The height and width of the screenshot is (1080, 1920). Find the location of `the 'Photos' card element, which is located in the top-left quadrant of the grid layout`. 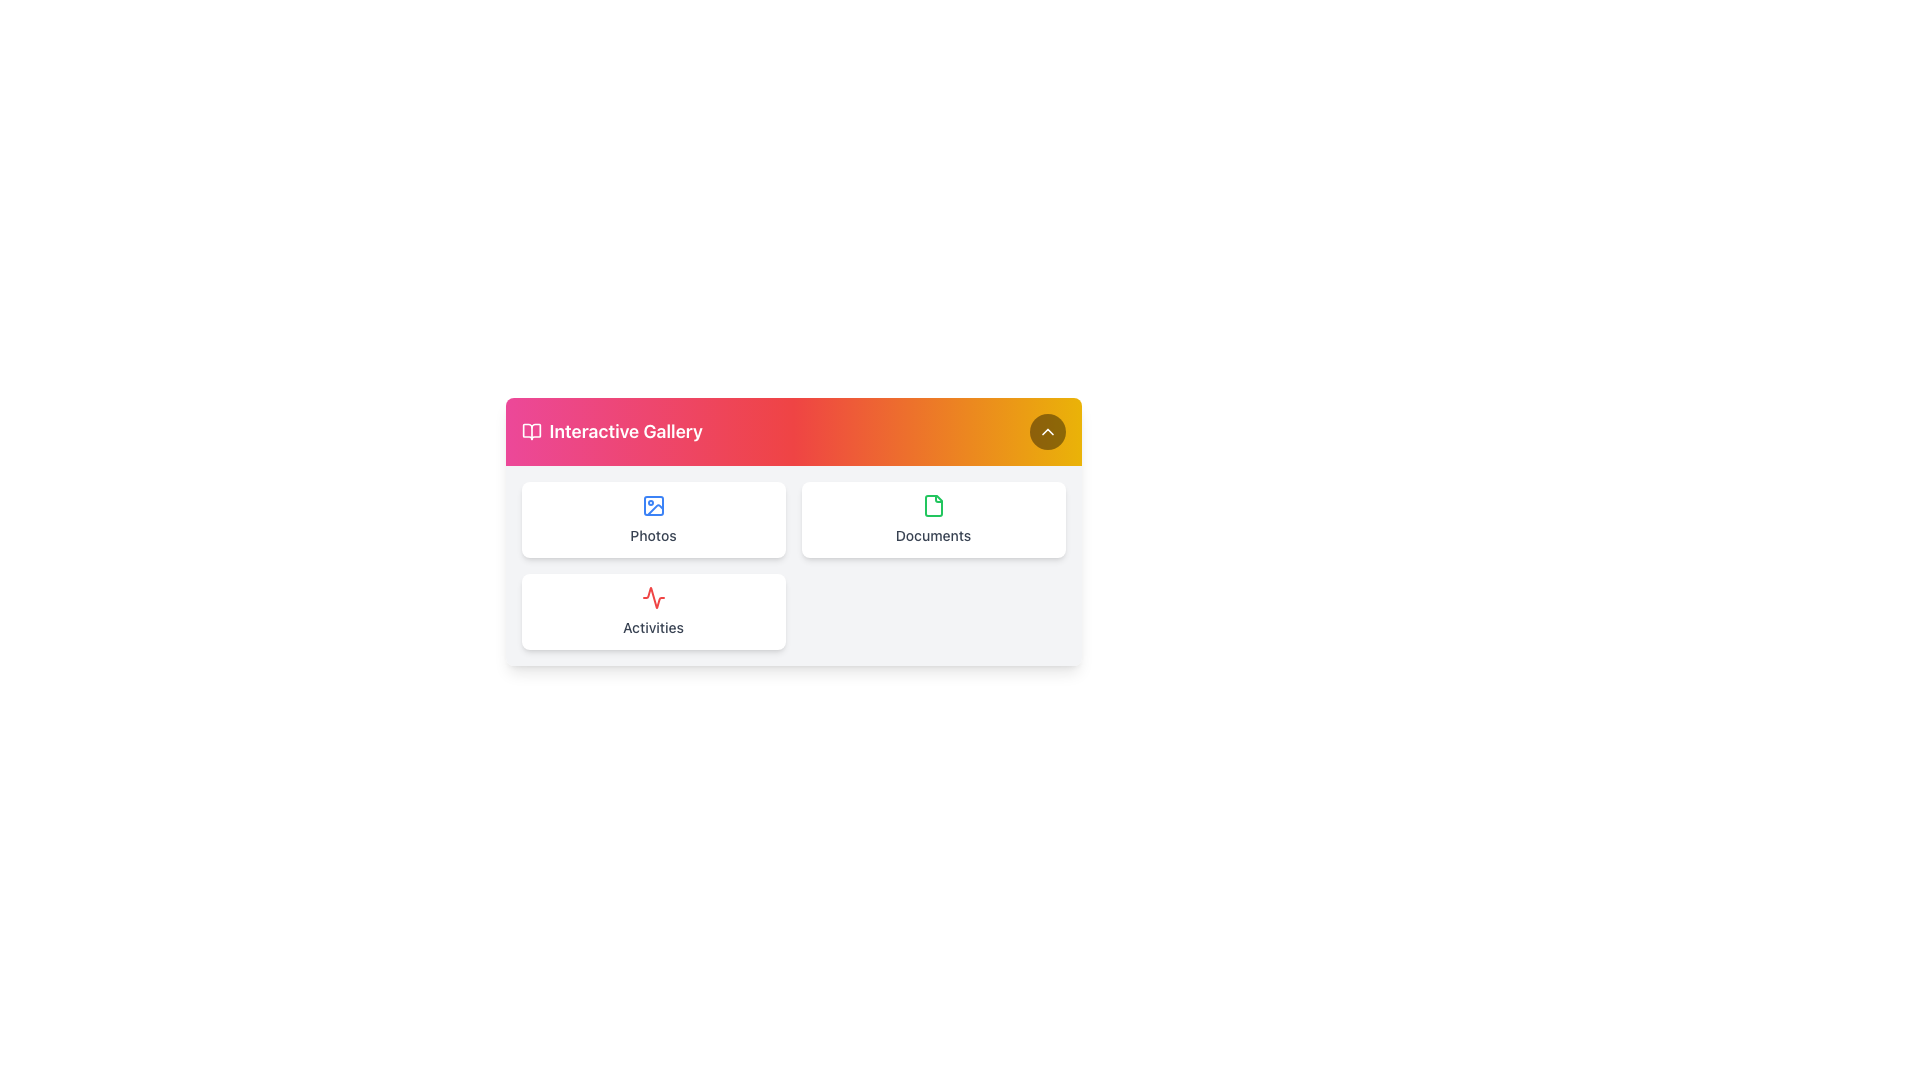

the 'Photos' card element, which is located in the top-left quadrant of the grid layout is located at coordinates (653, 519).